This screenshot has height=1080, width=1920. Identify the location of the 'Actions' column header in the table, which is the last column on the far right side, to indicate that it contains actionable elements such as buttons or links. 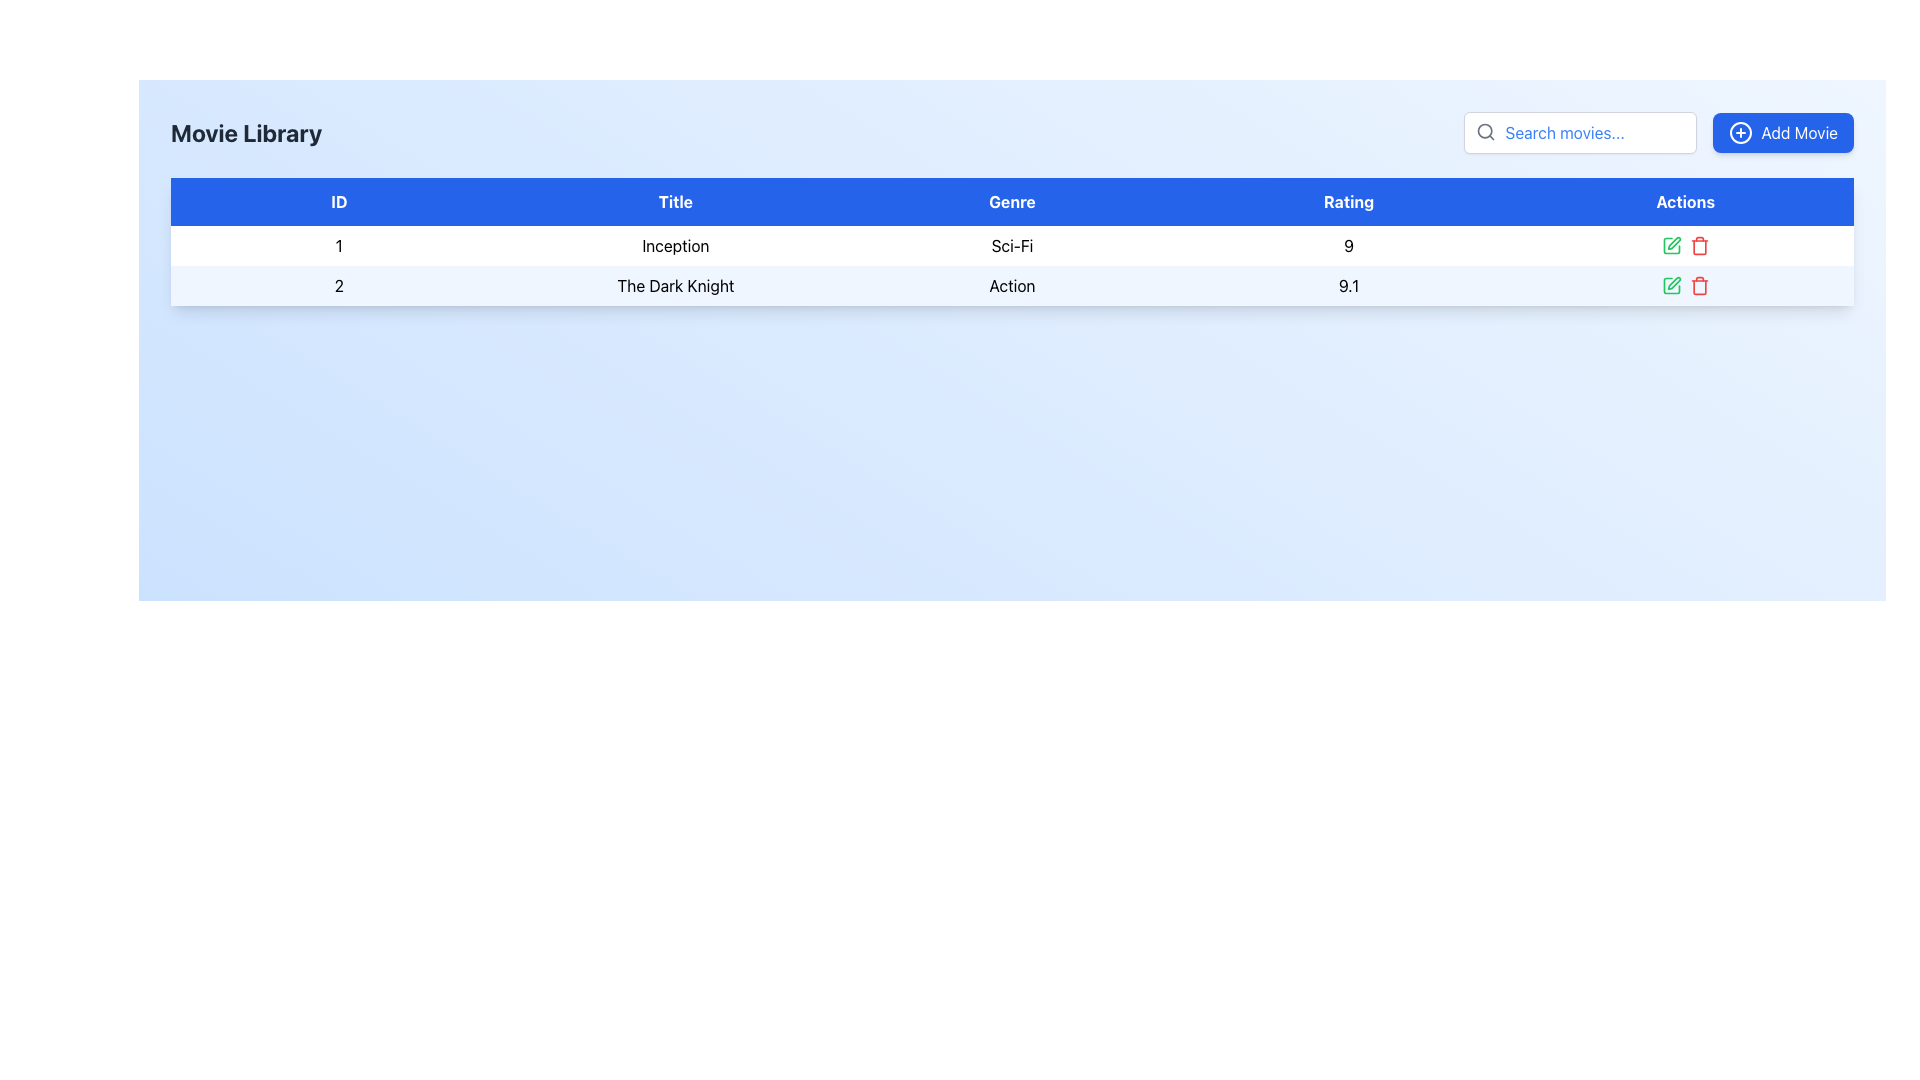
(1684, 201).